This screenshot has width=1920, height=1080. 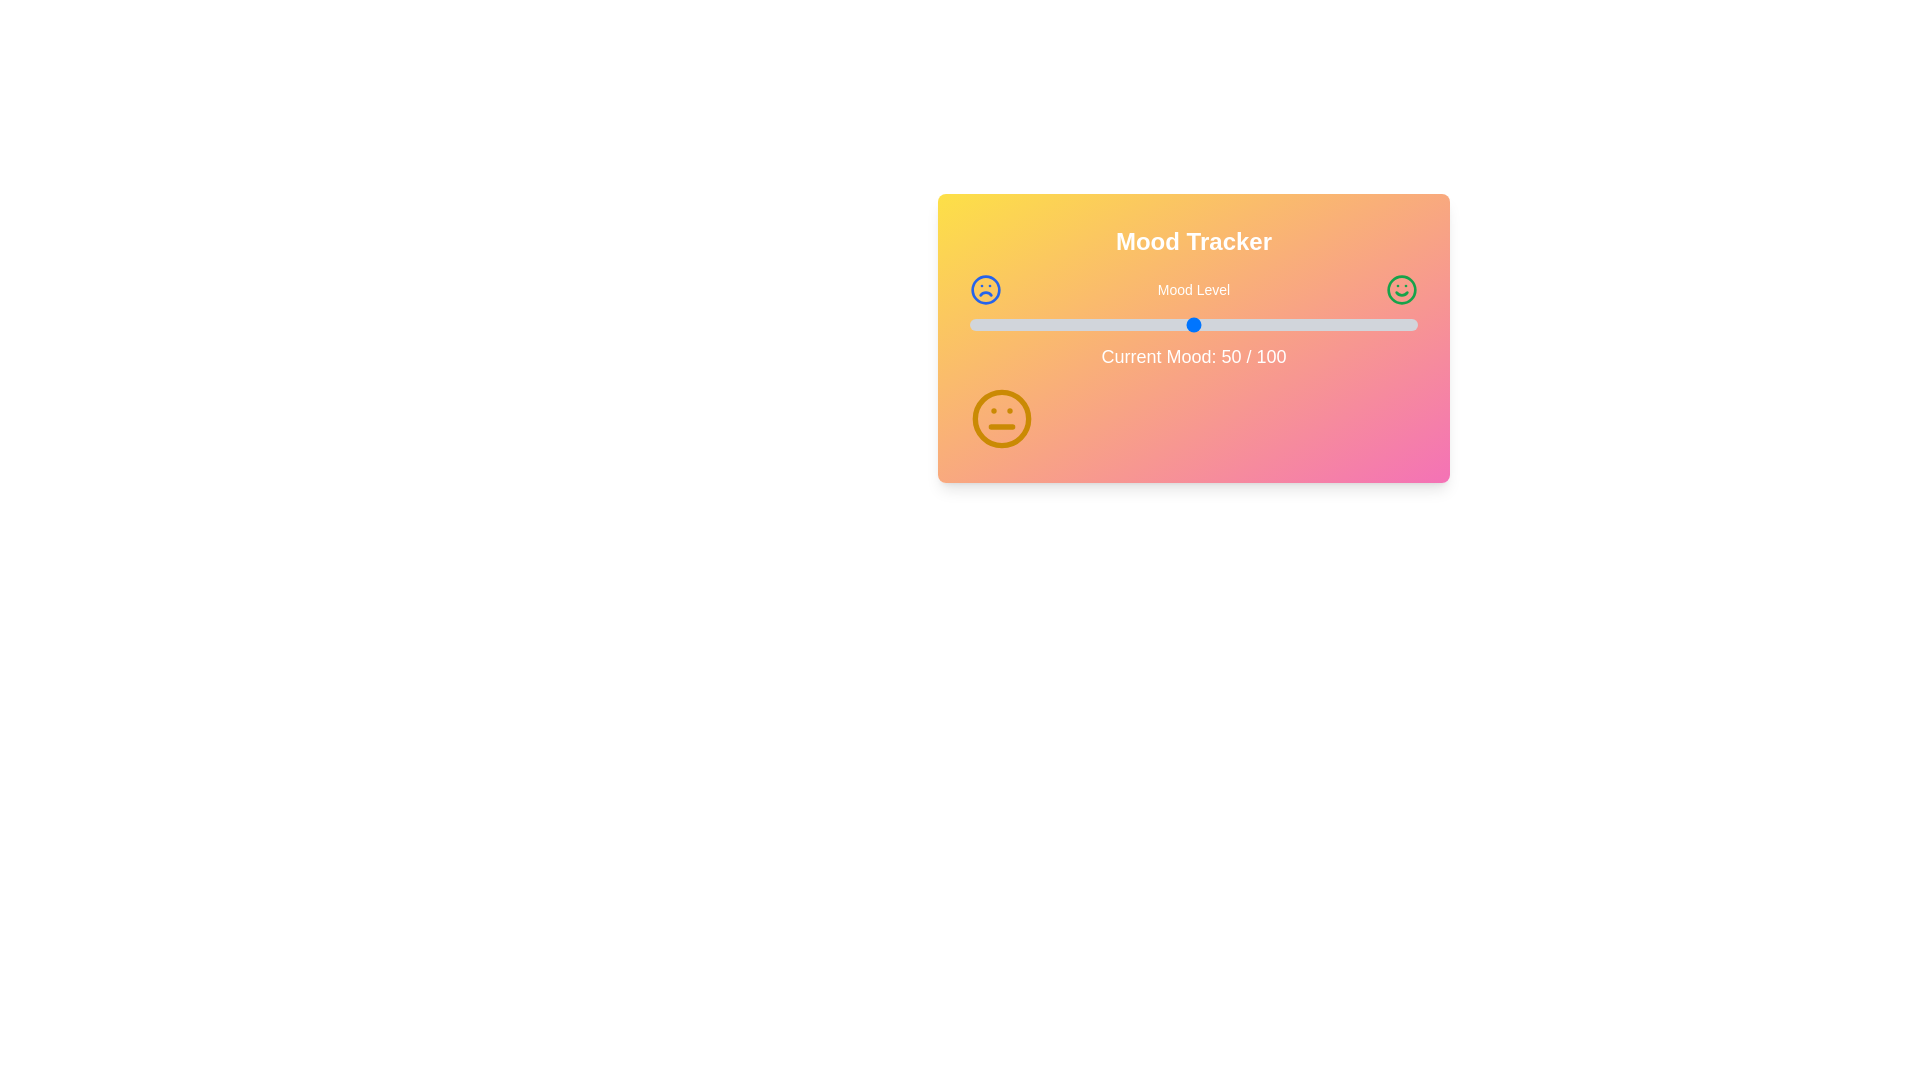 What do you see at coordinates (1002, 418) in the screenshot?
I see `the 'Meh' icon, which represents the current mood level` at bounding box center [1002, 418].